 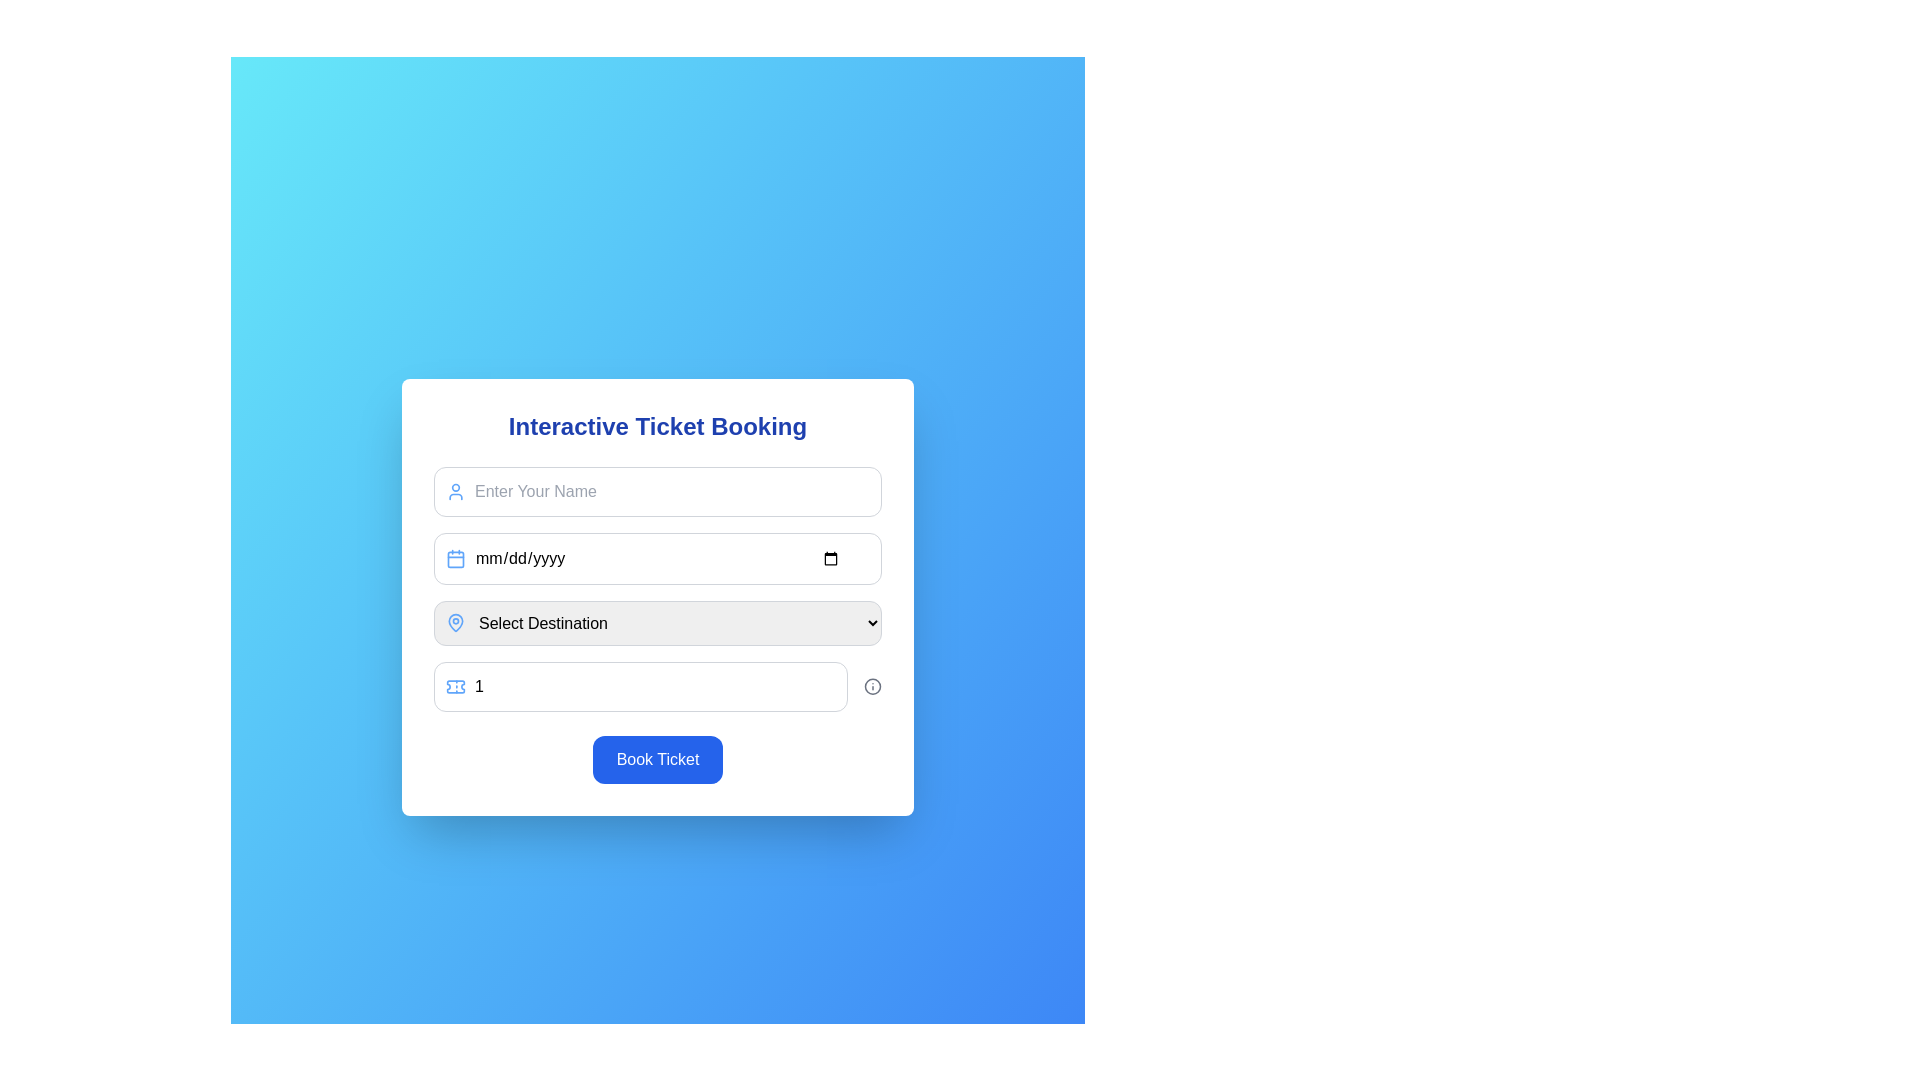 What do you see at coordinates (455, 685) in the screenshot?
I see `the small blue ticket icon located to the left of the input field for entering ticket quantities, aligned vertically to its middle` at bounding box center [455, 685].